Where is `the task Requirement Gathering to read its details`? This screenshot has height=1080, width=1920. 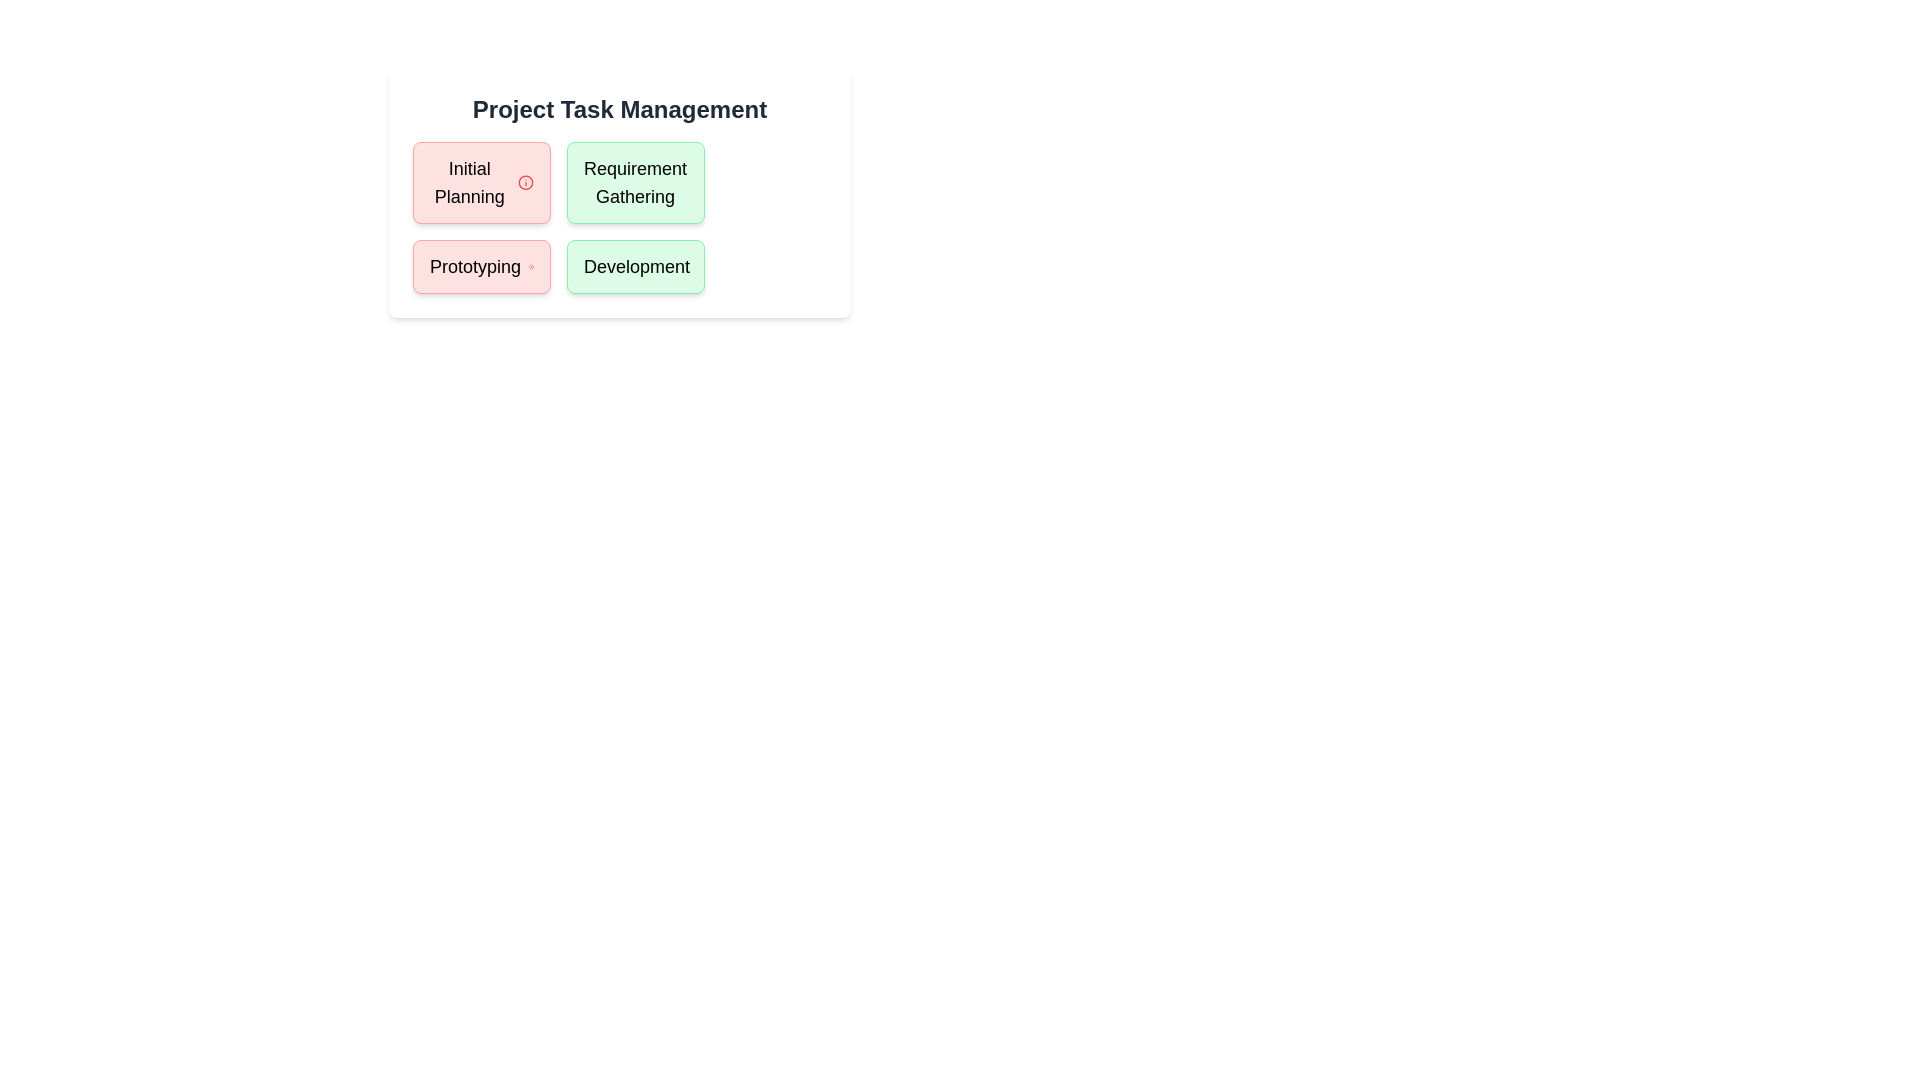
the task Requirement Gathering to read its details is located at coordinates (634, 182).